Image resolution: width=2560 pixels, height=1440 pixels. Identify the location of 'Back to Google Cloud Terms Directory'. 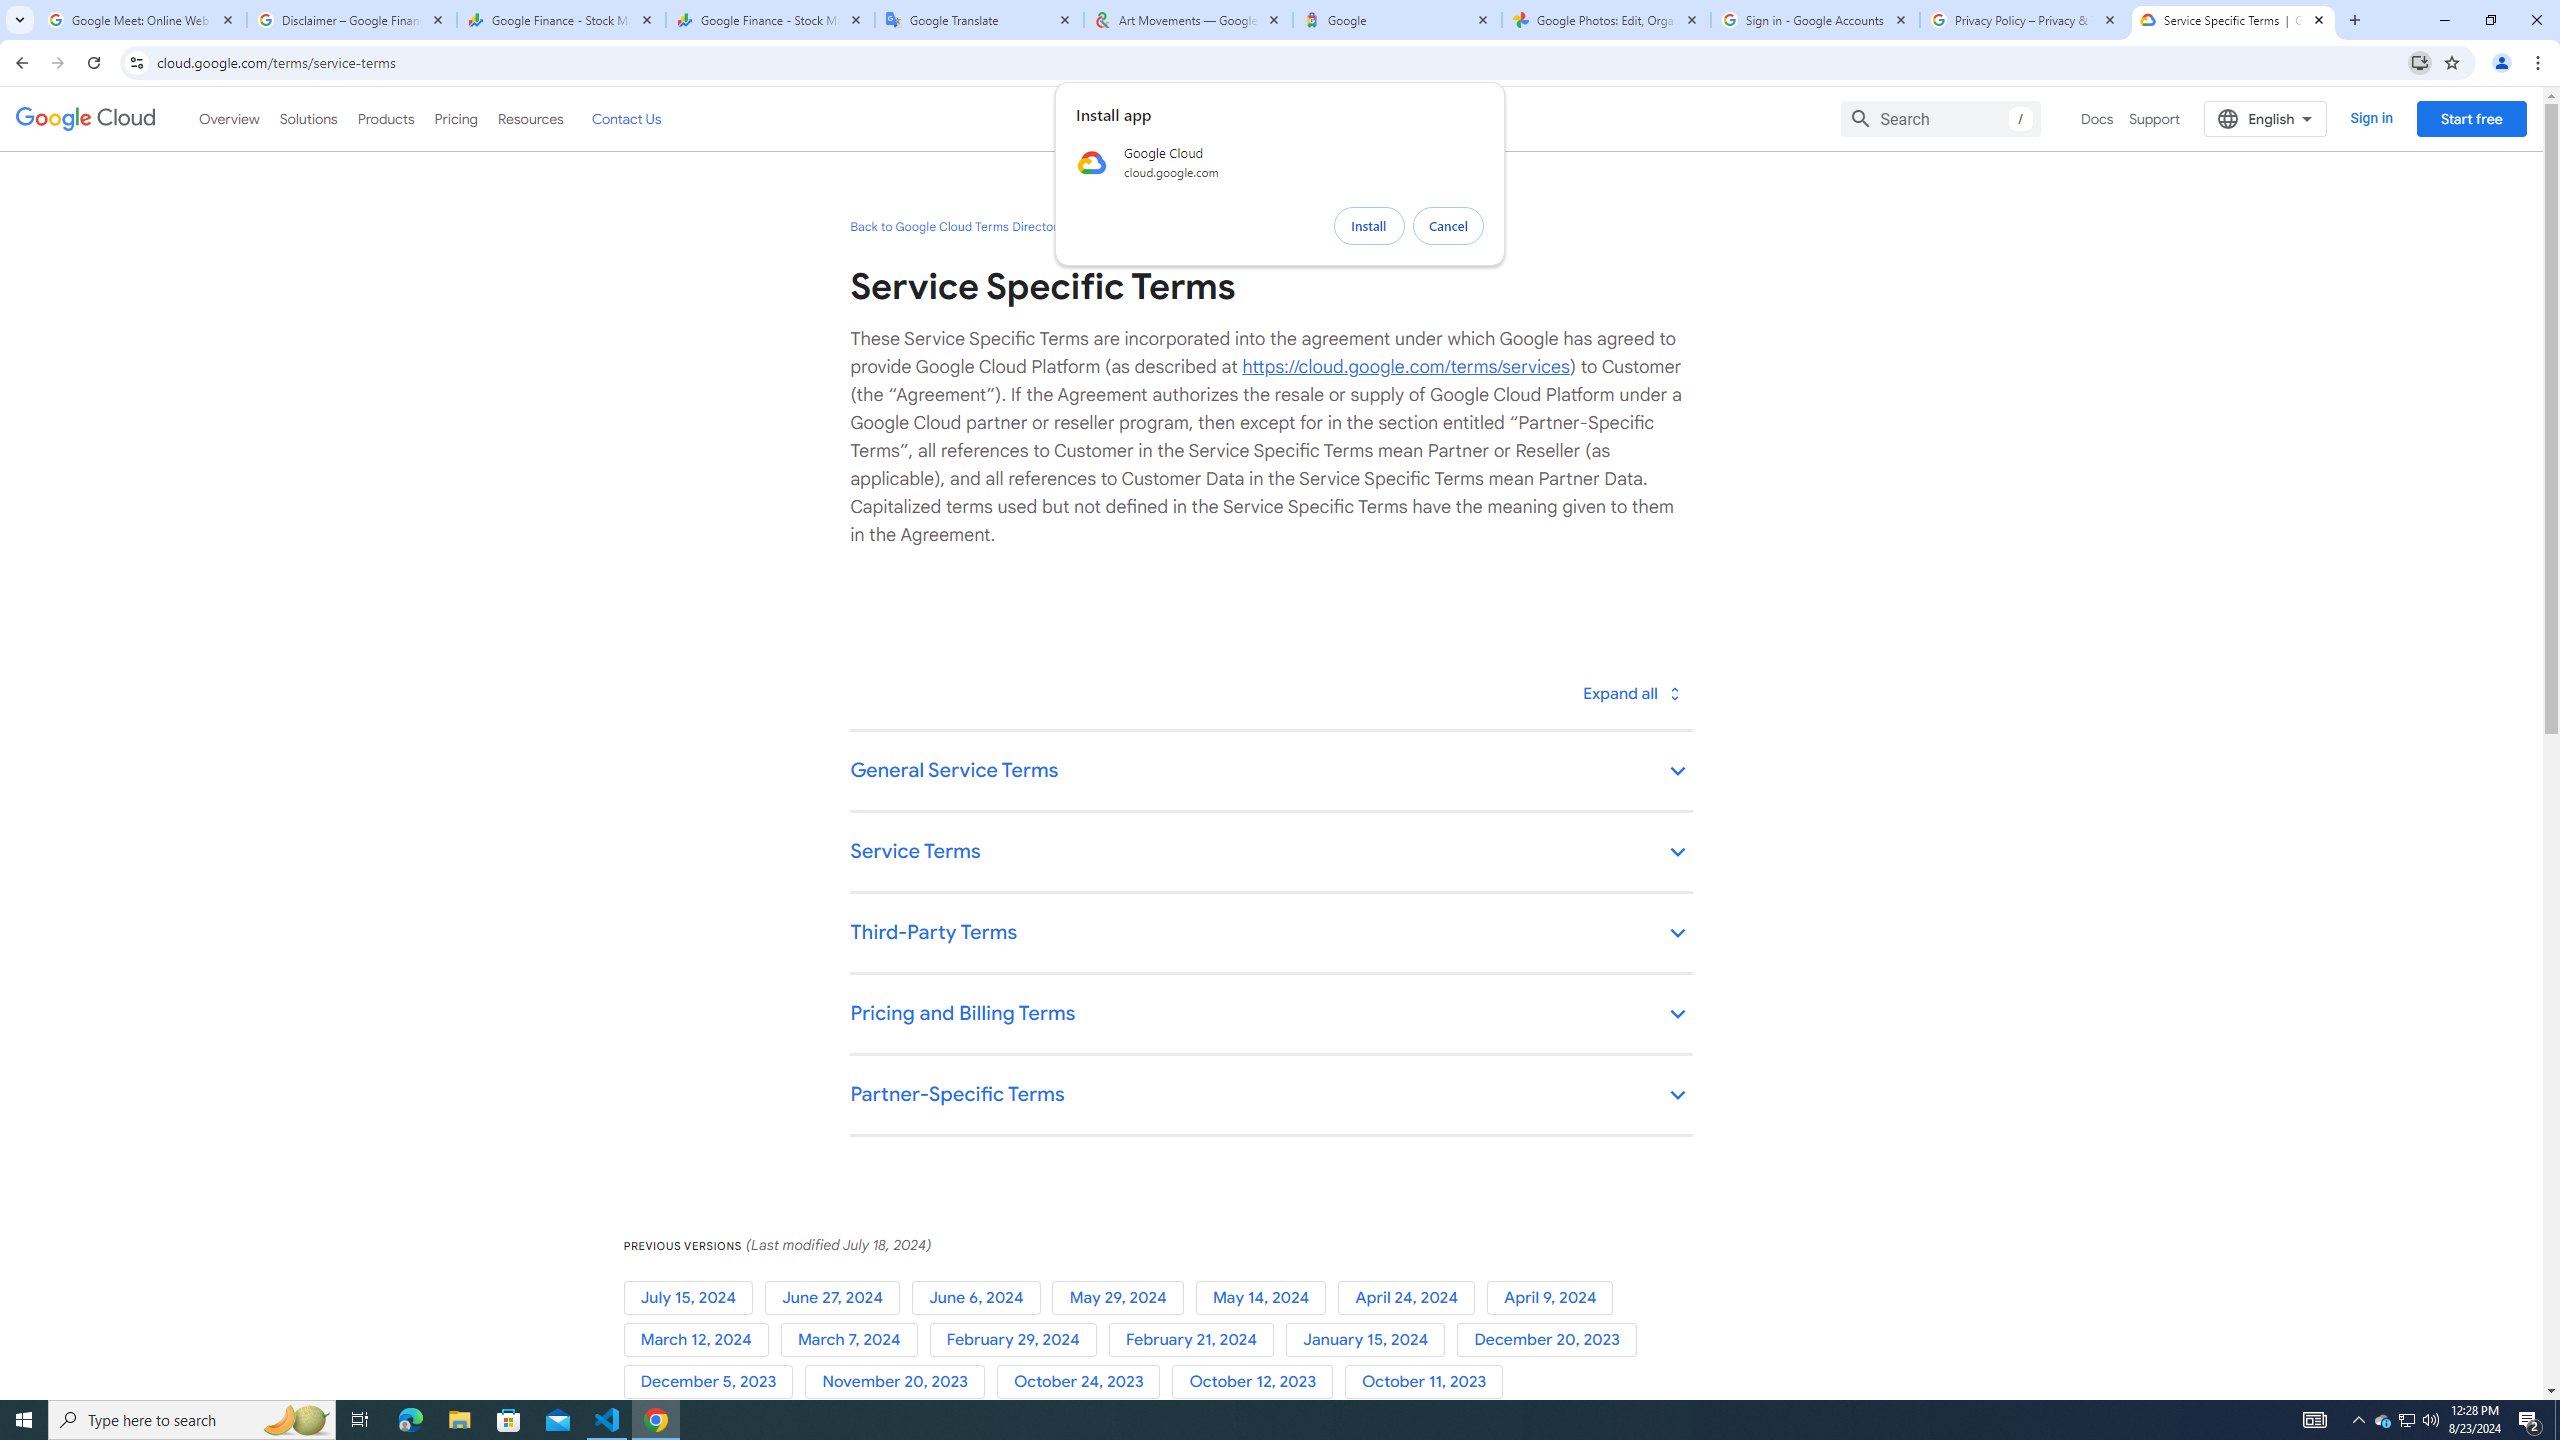
(957, 225).